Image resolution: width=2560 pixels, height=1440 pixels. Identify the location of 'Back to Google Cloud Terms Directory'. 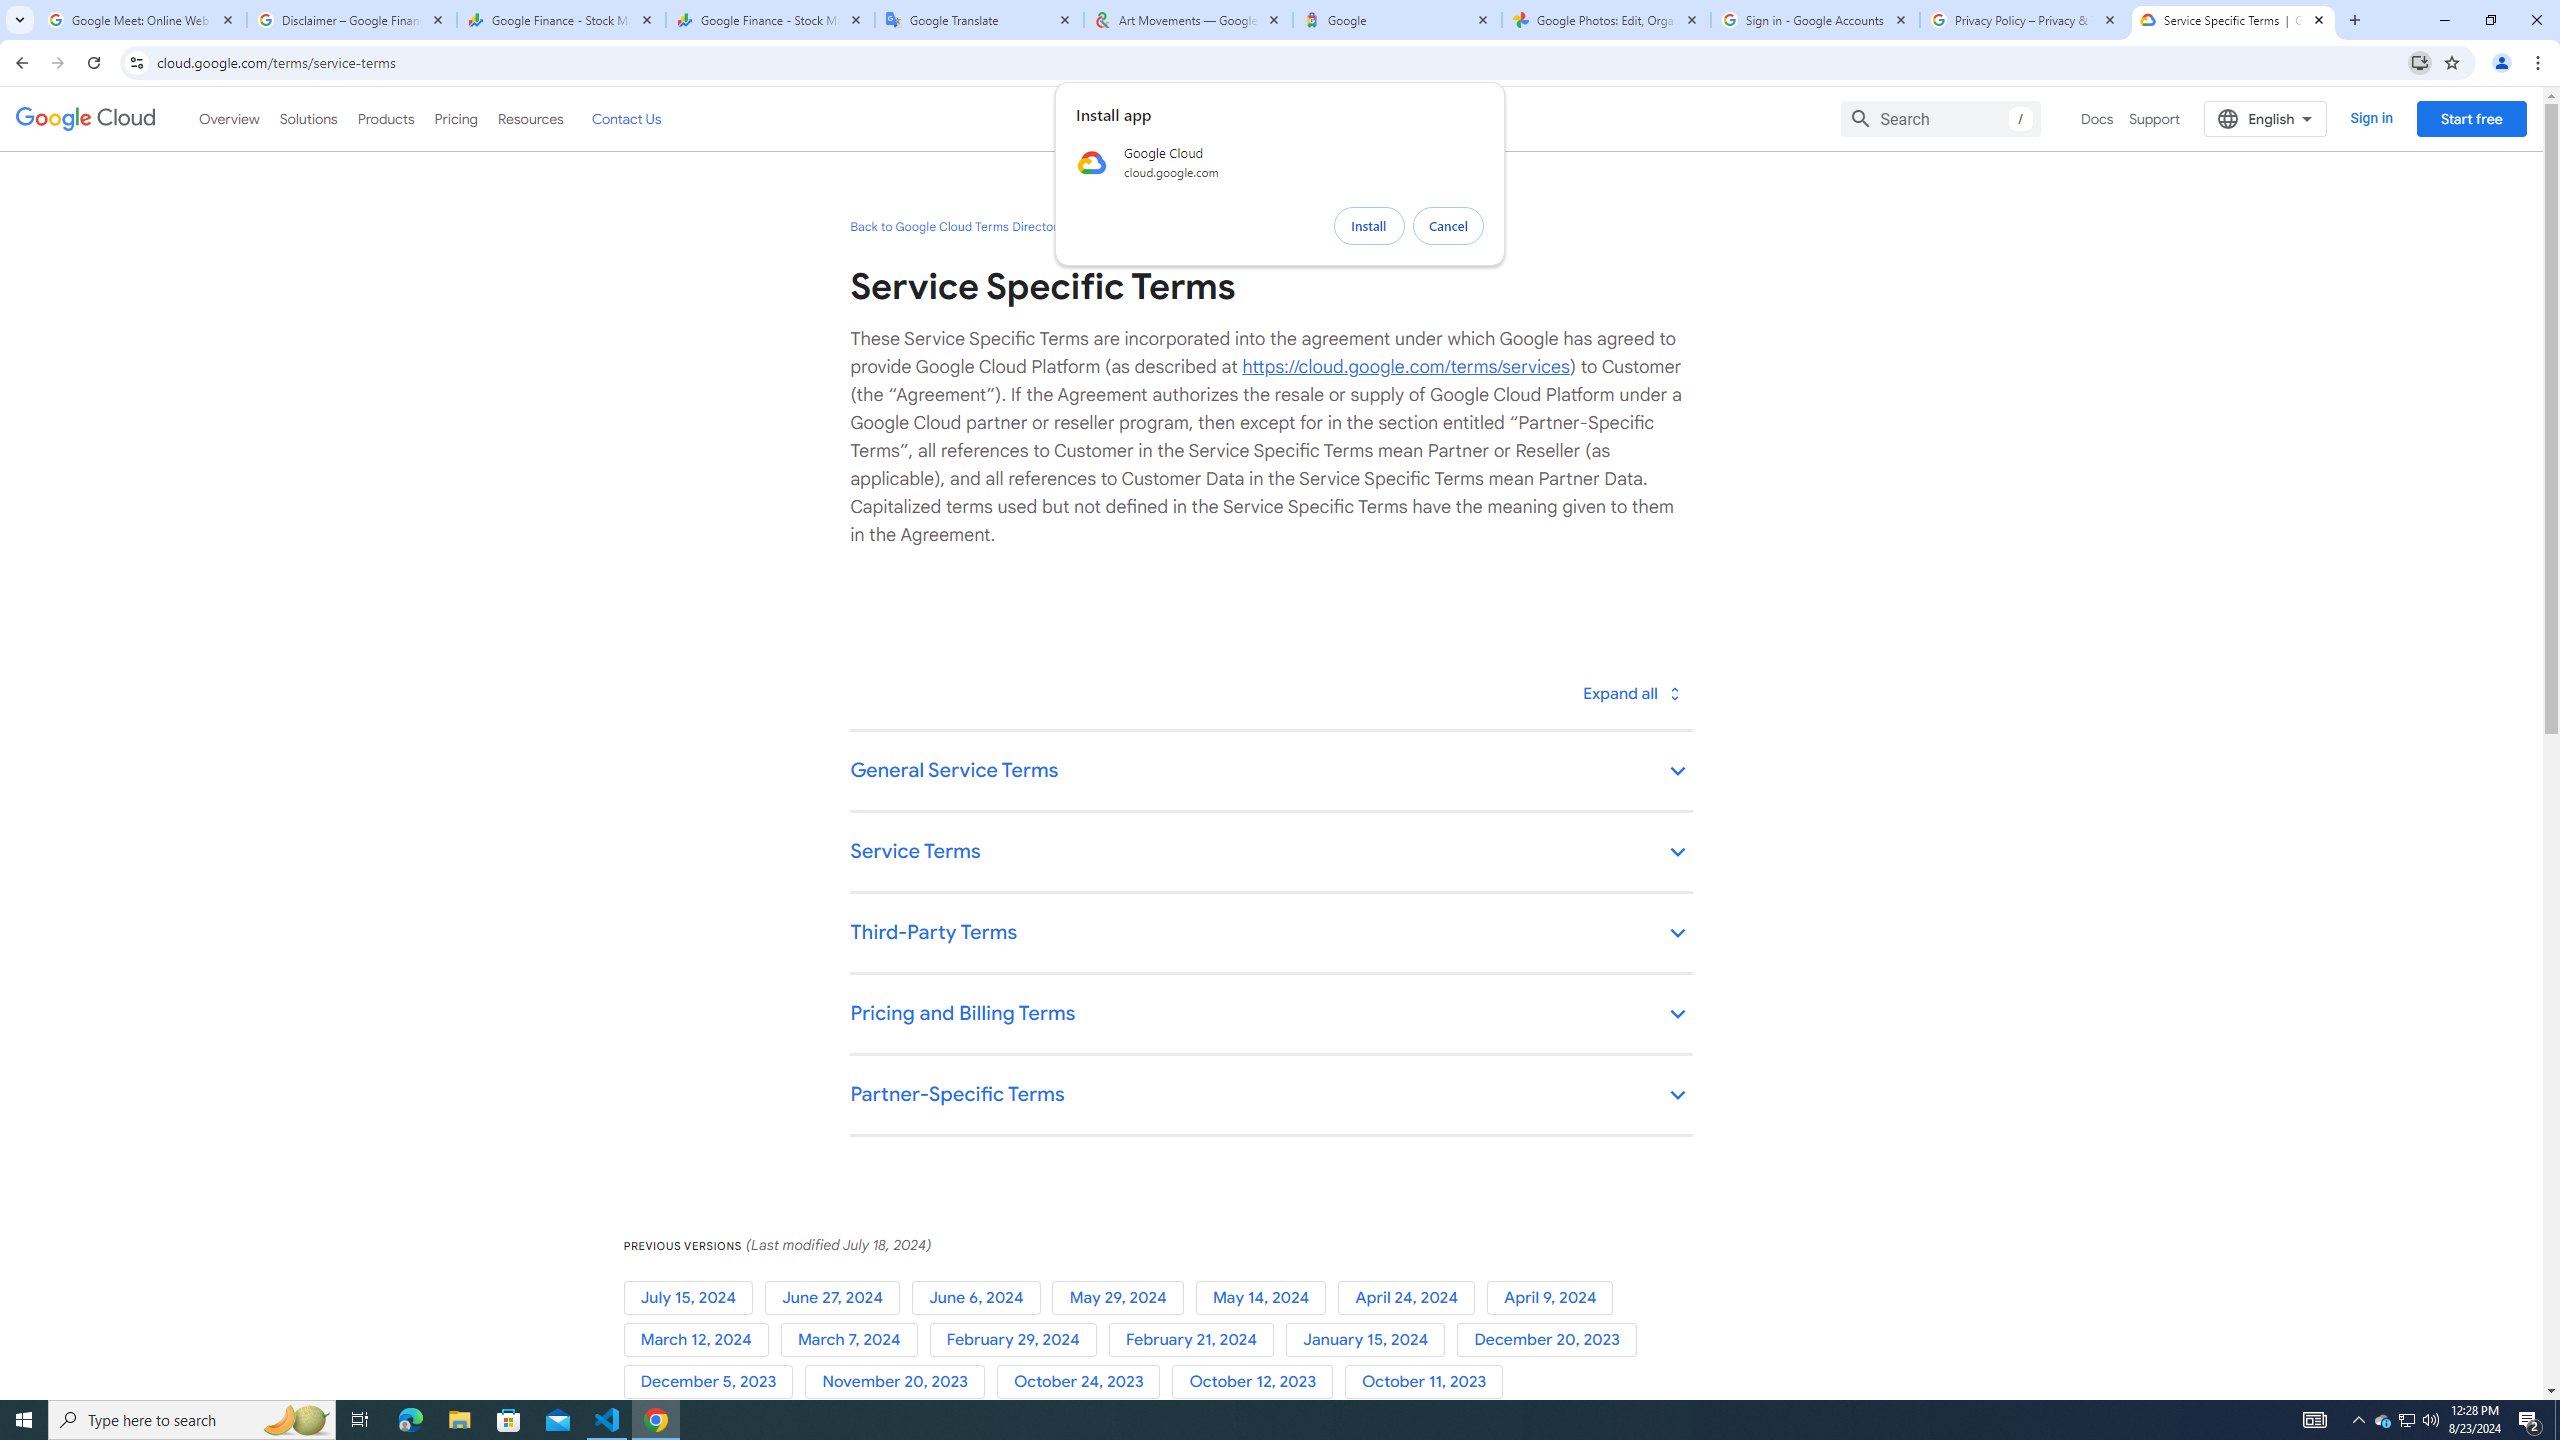
(957, 225).